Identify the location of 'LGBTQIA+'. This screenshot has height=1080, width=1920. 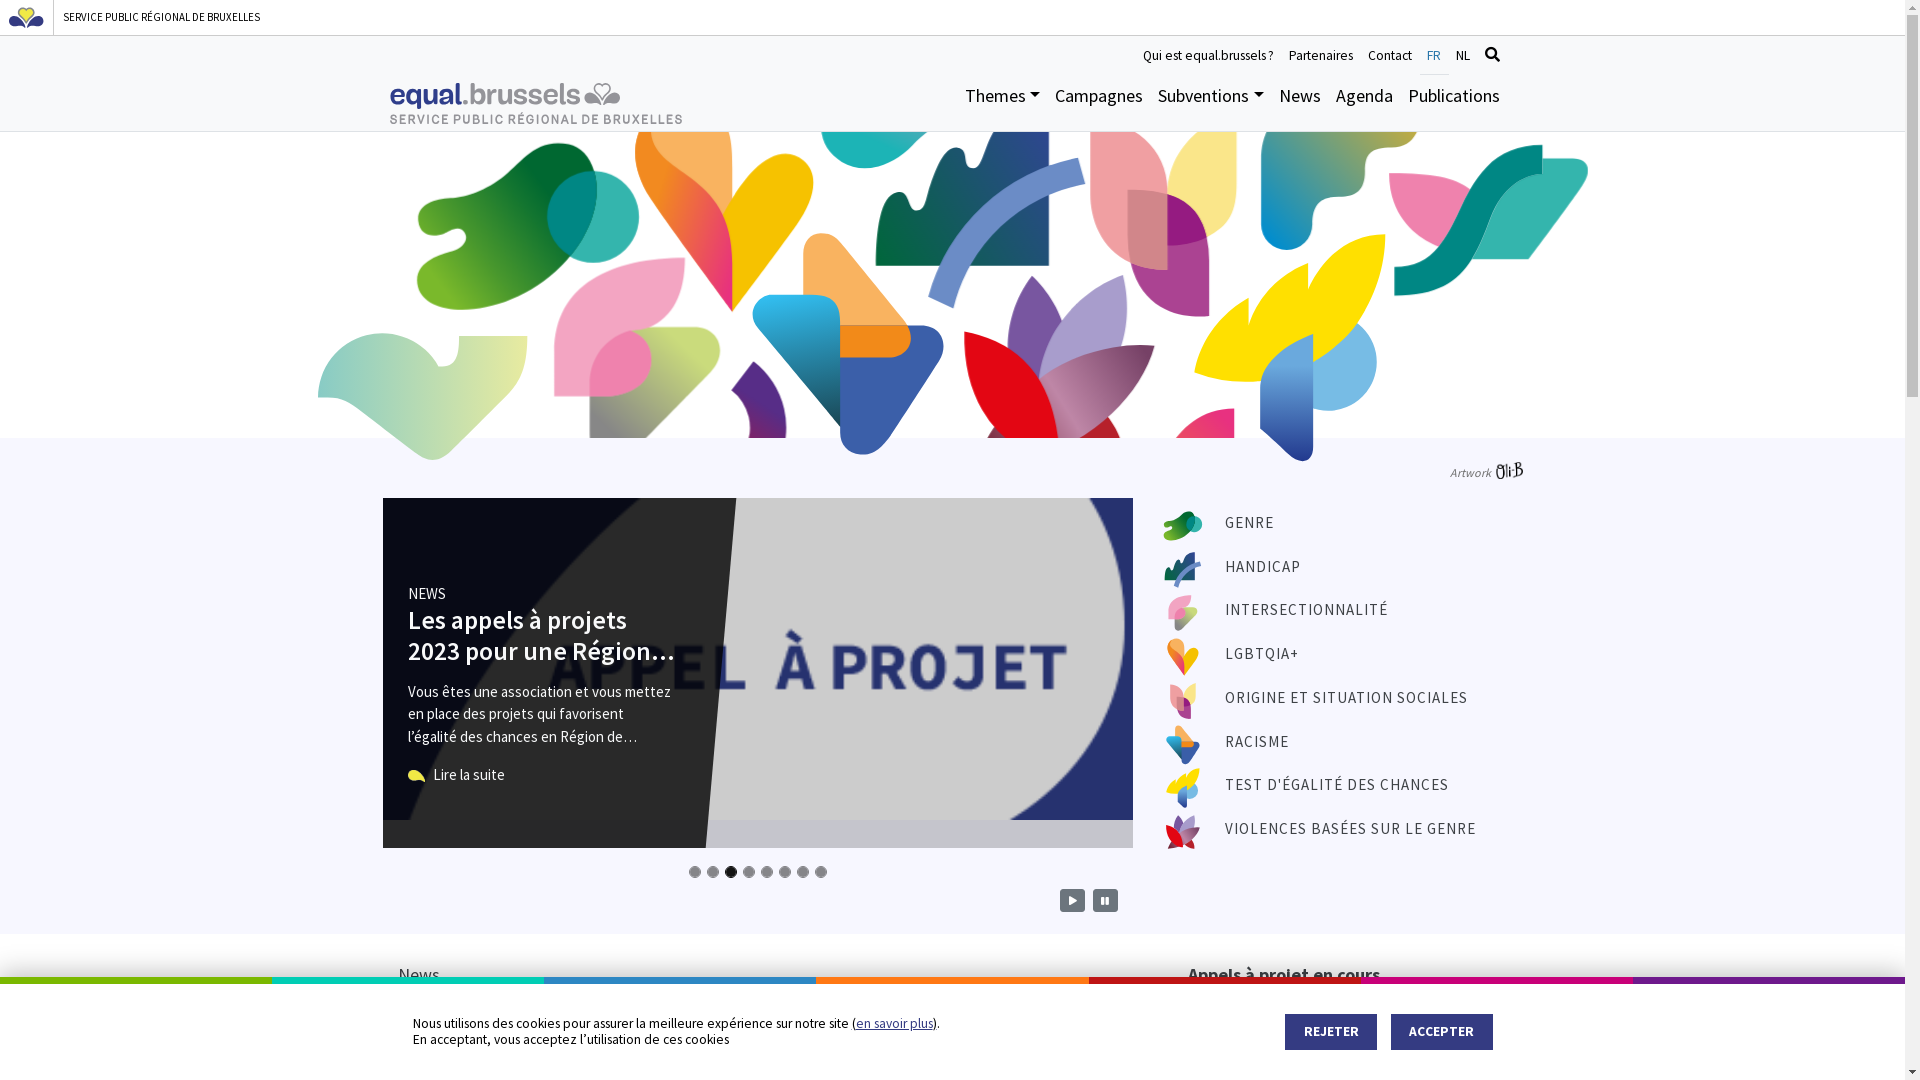
(1261, 653).